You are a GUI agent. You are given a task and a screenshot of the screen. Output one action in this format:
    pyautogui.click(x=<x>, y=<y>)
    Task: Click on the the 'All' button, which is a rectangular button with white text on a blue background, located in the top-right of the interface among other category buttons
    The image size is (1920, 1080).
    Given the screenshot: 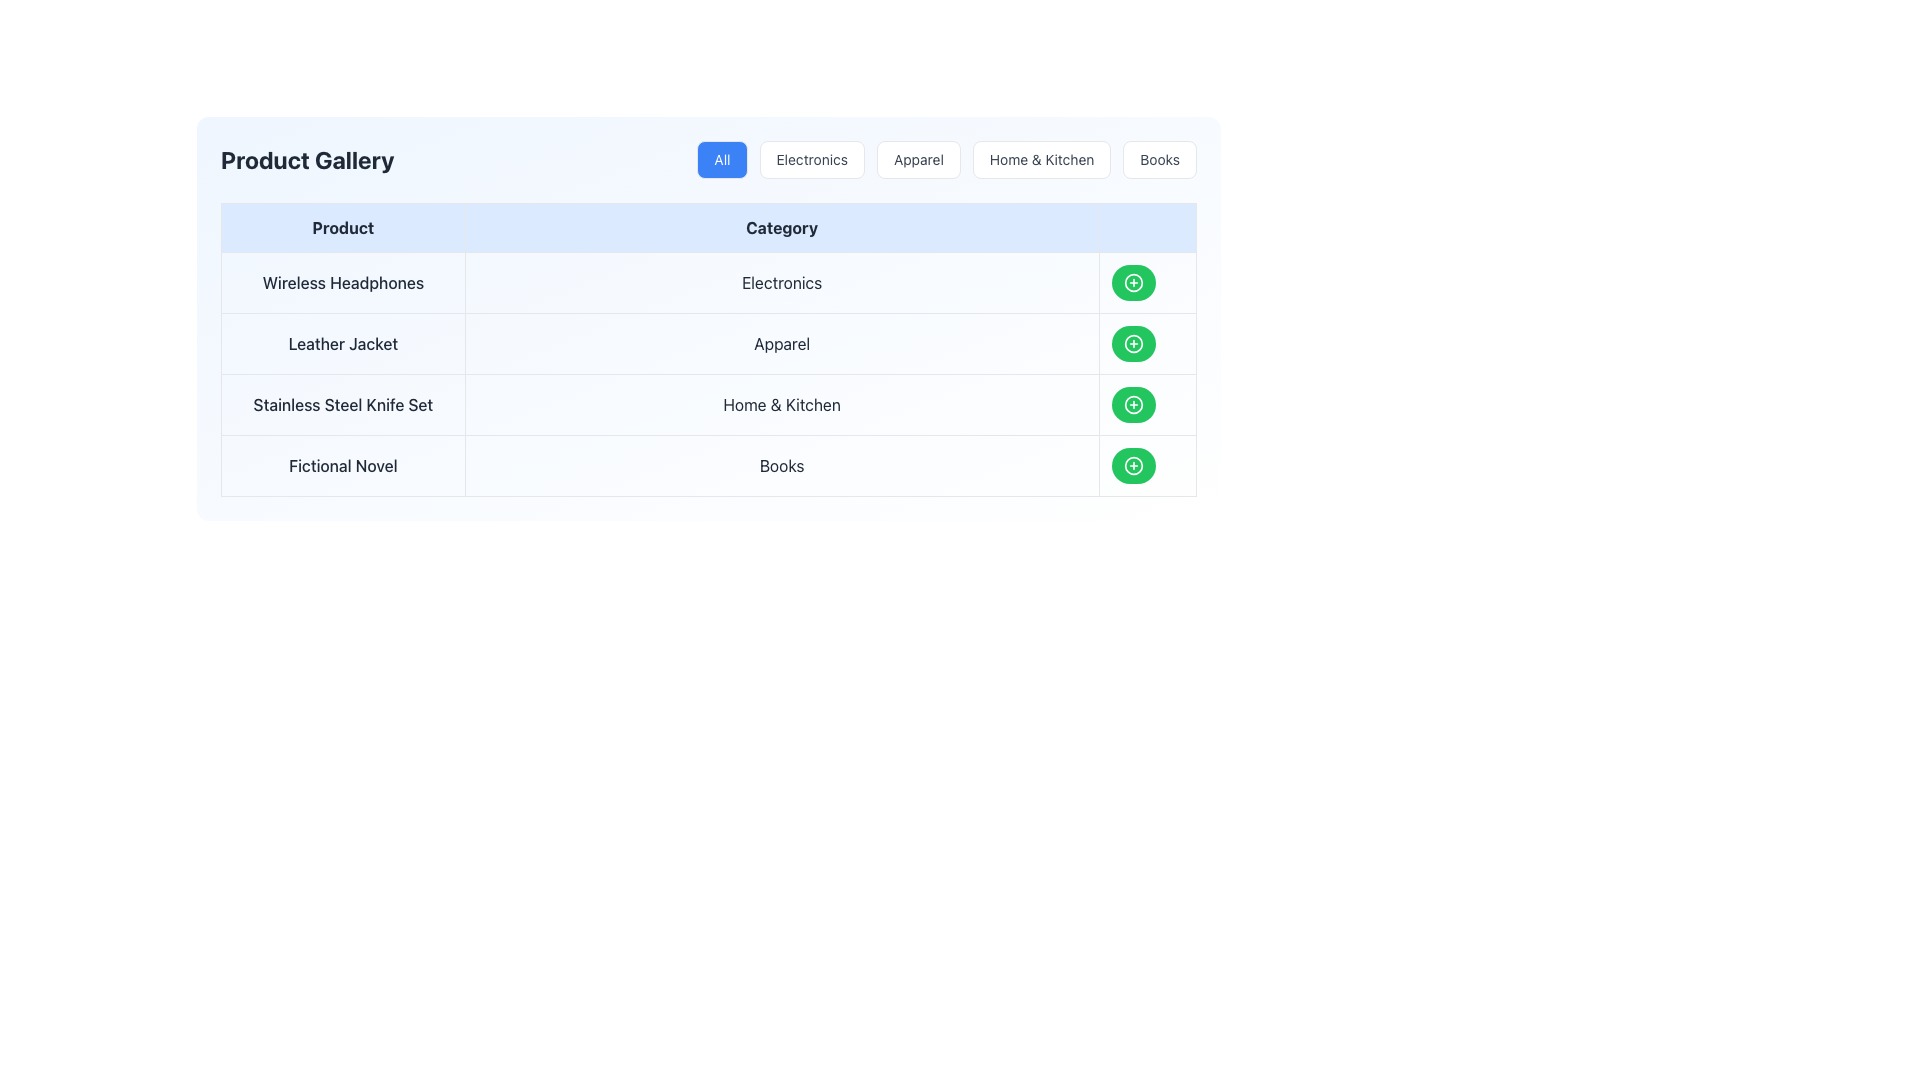 What is the action you would take?
    pyautogui.click(x=721, y=158)
    